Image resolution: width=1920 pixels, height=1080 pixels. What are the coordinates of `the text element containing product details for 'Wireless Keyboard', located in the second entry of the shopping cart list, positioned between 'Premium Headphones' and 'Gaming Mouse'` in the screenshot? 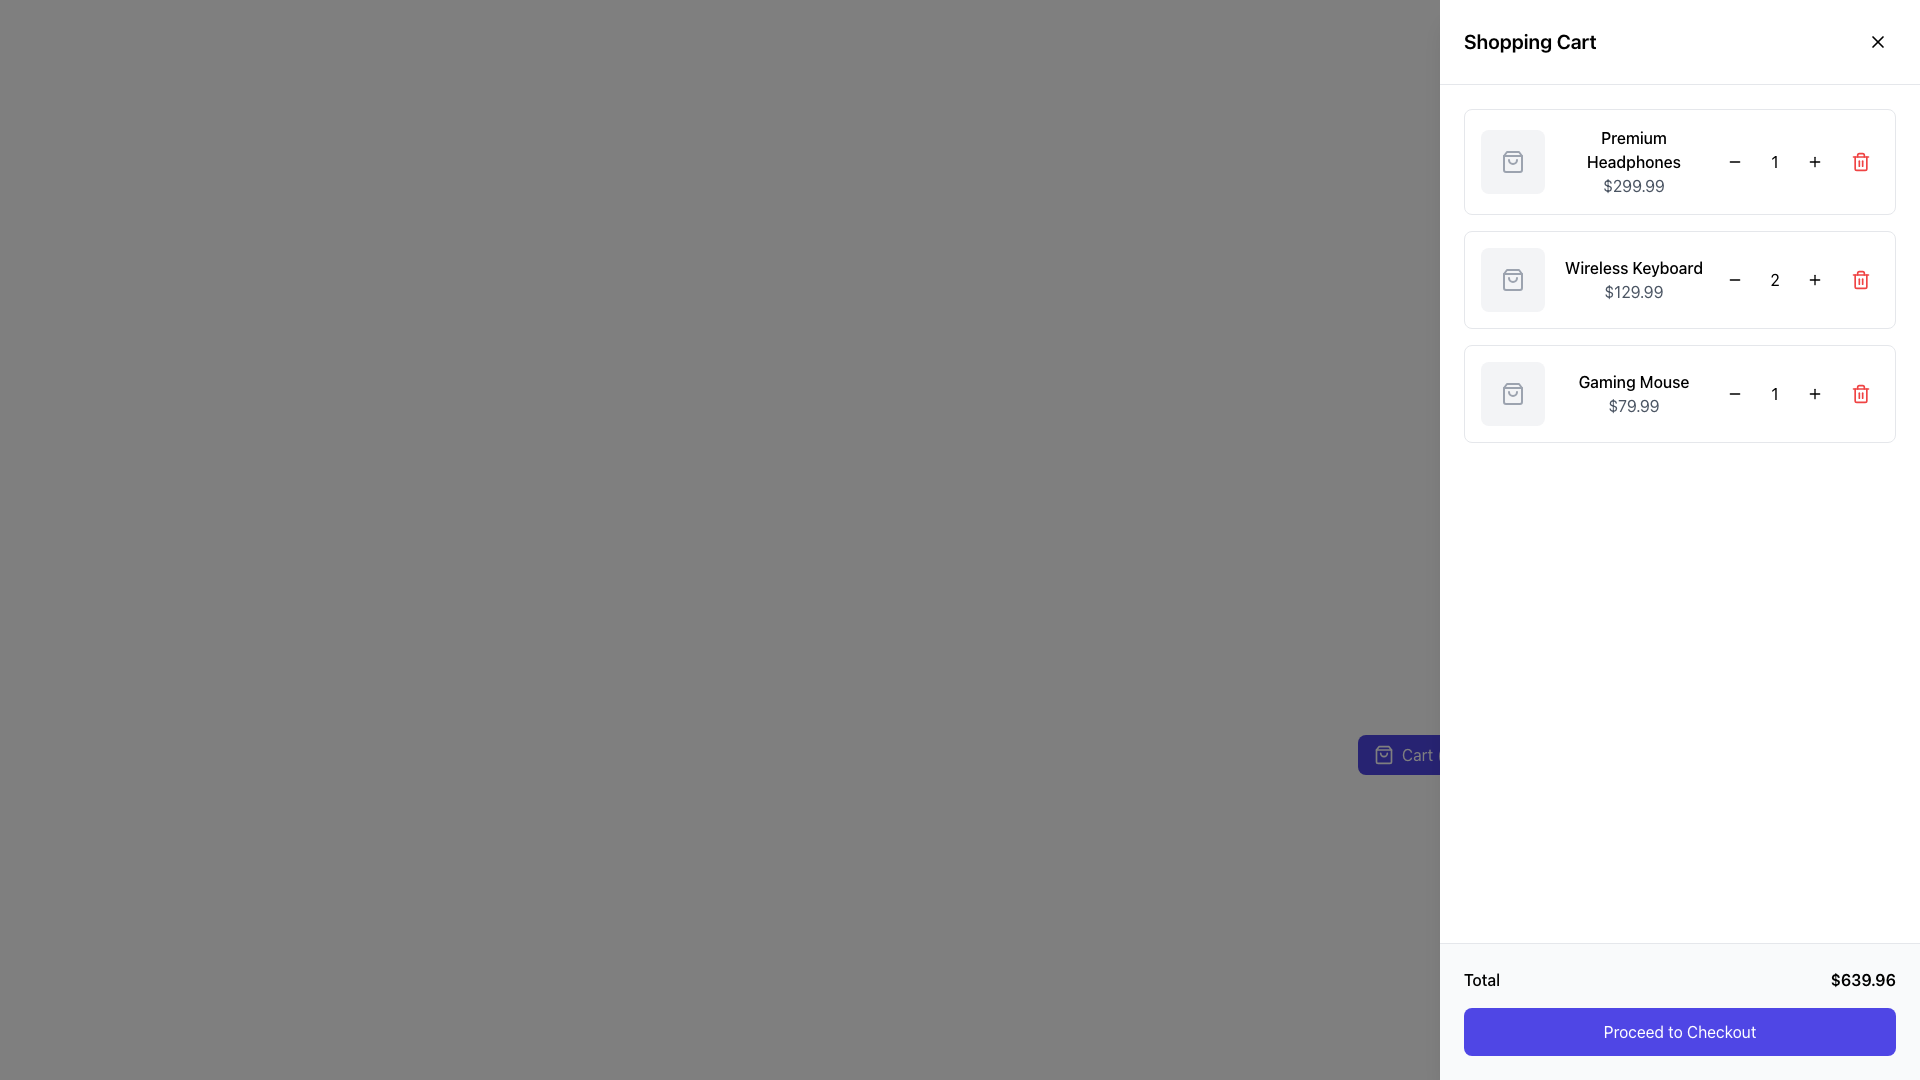 It's located at (1633, 280).